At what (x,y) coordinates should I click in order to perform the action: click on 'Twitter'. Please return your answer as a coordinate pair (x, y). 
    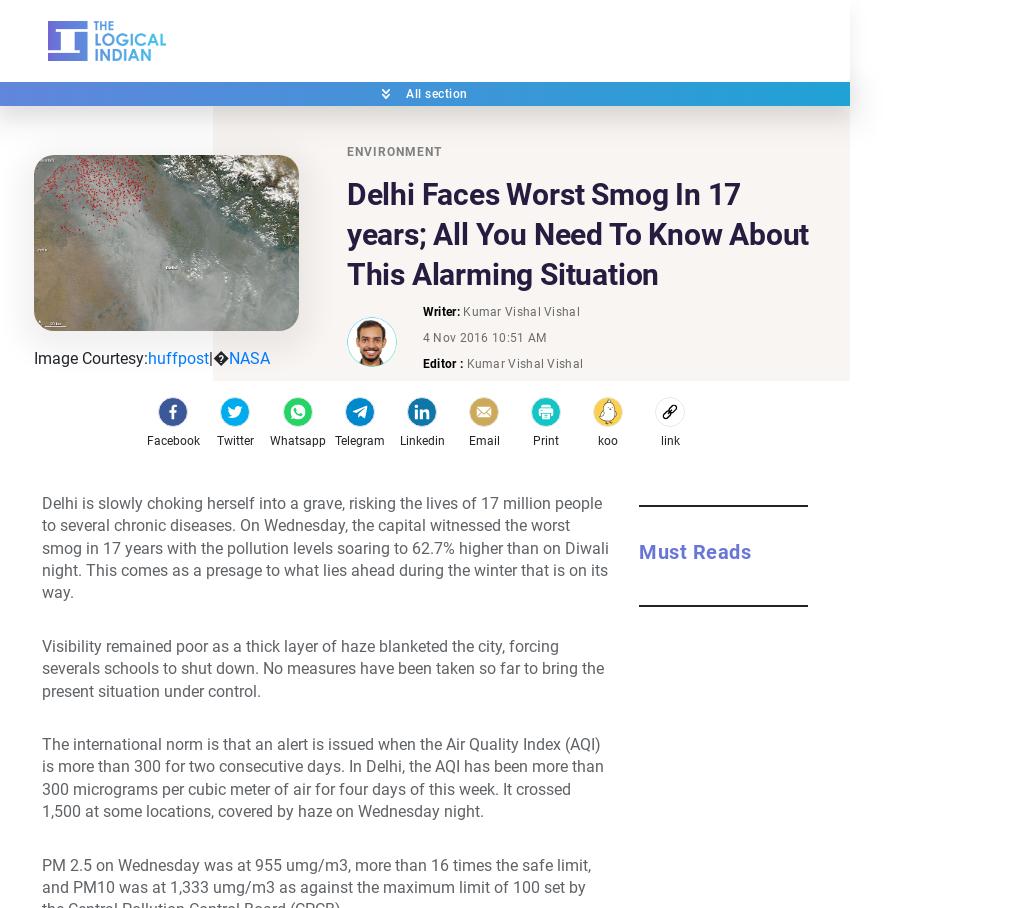
    Looking at the image, I should click on (214, 440).